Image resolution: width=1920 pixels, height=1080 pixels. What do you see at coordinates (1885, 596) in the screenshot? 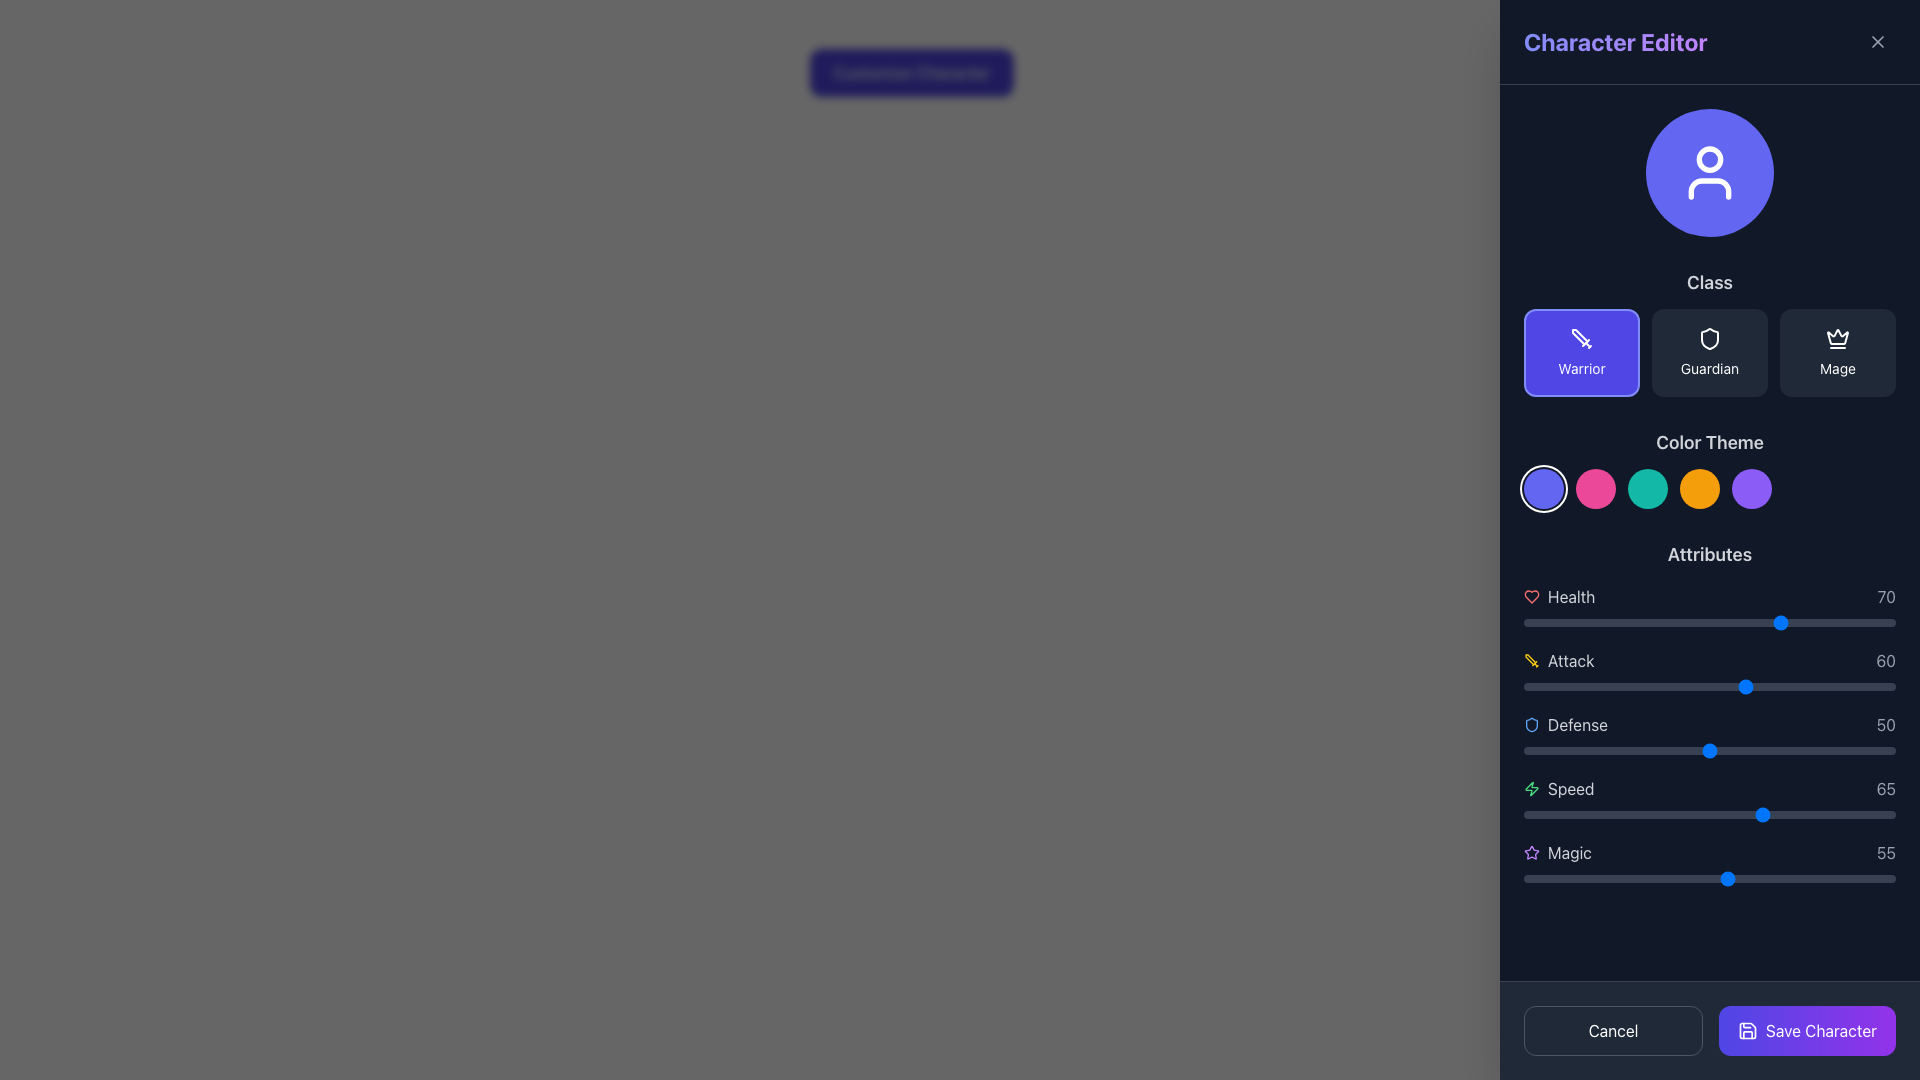
I see `the static text displaying the current value for the 'Health' attribute in the character customization interface, located at the right end of the 'Health' attribute row` at bounding box center [1885, 596].